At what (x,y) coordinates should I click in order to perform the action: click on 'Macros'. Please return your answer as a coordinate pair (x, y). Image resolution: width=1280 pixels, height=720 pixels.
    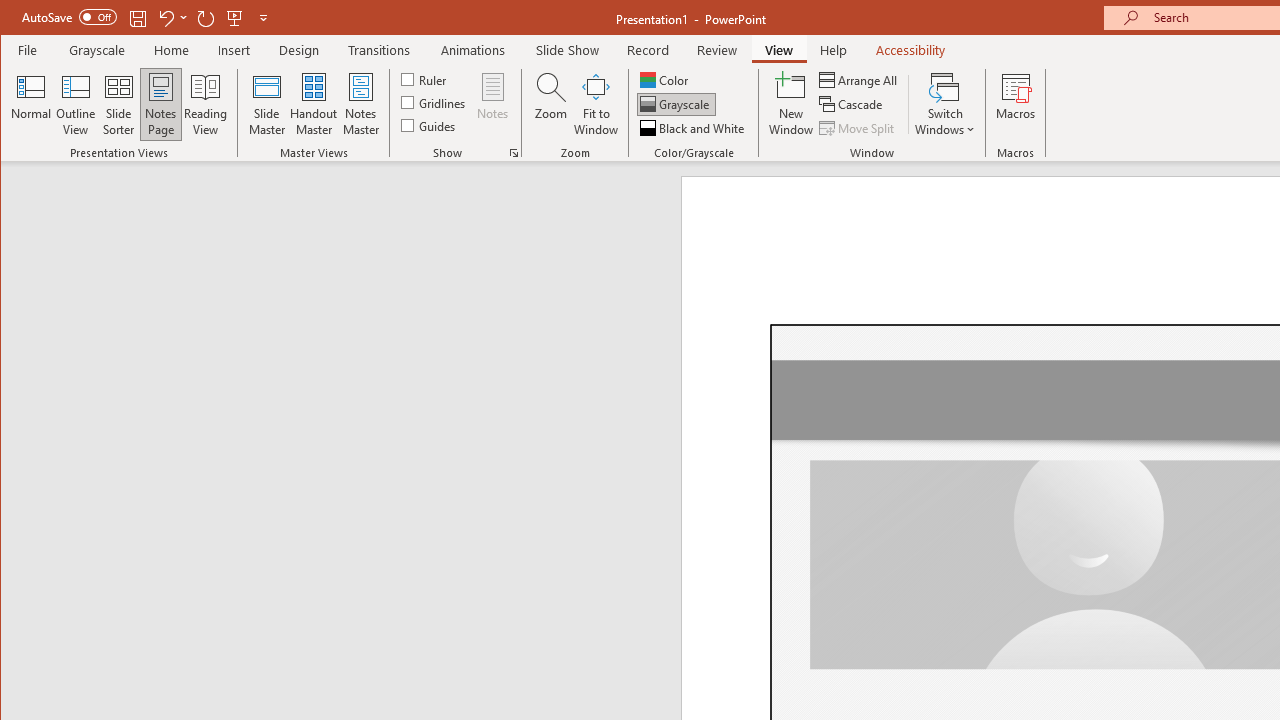
    Looking at the image, I should click on (1016, 104).